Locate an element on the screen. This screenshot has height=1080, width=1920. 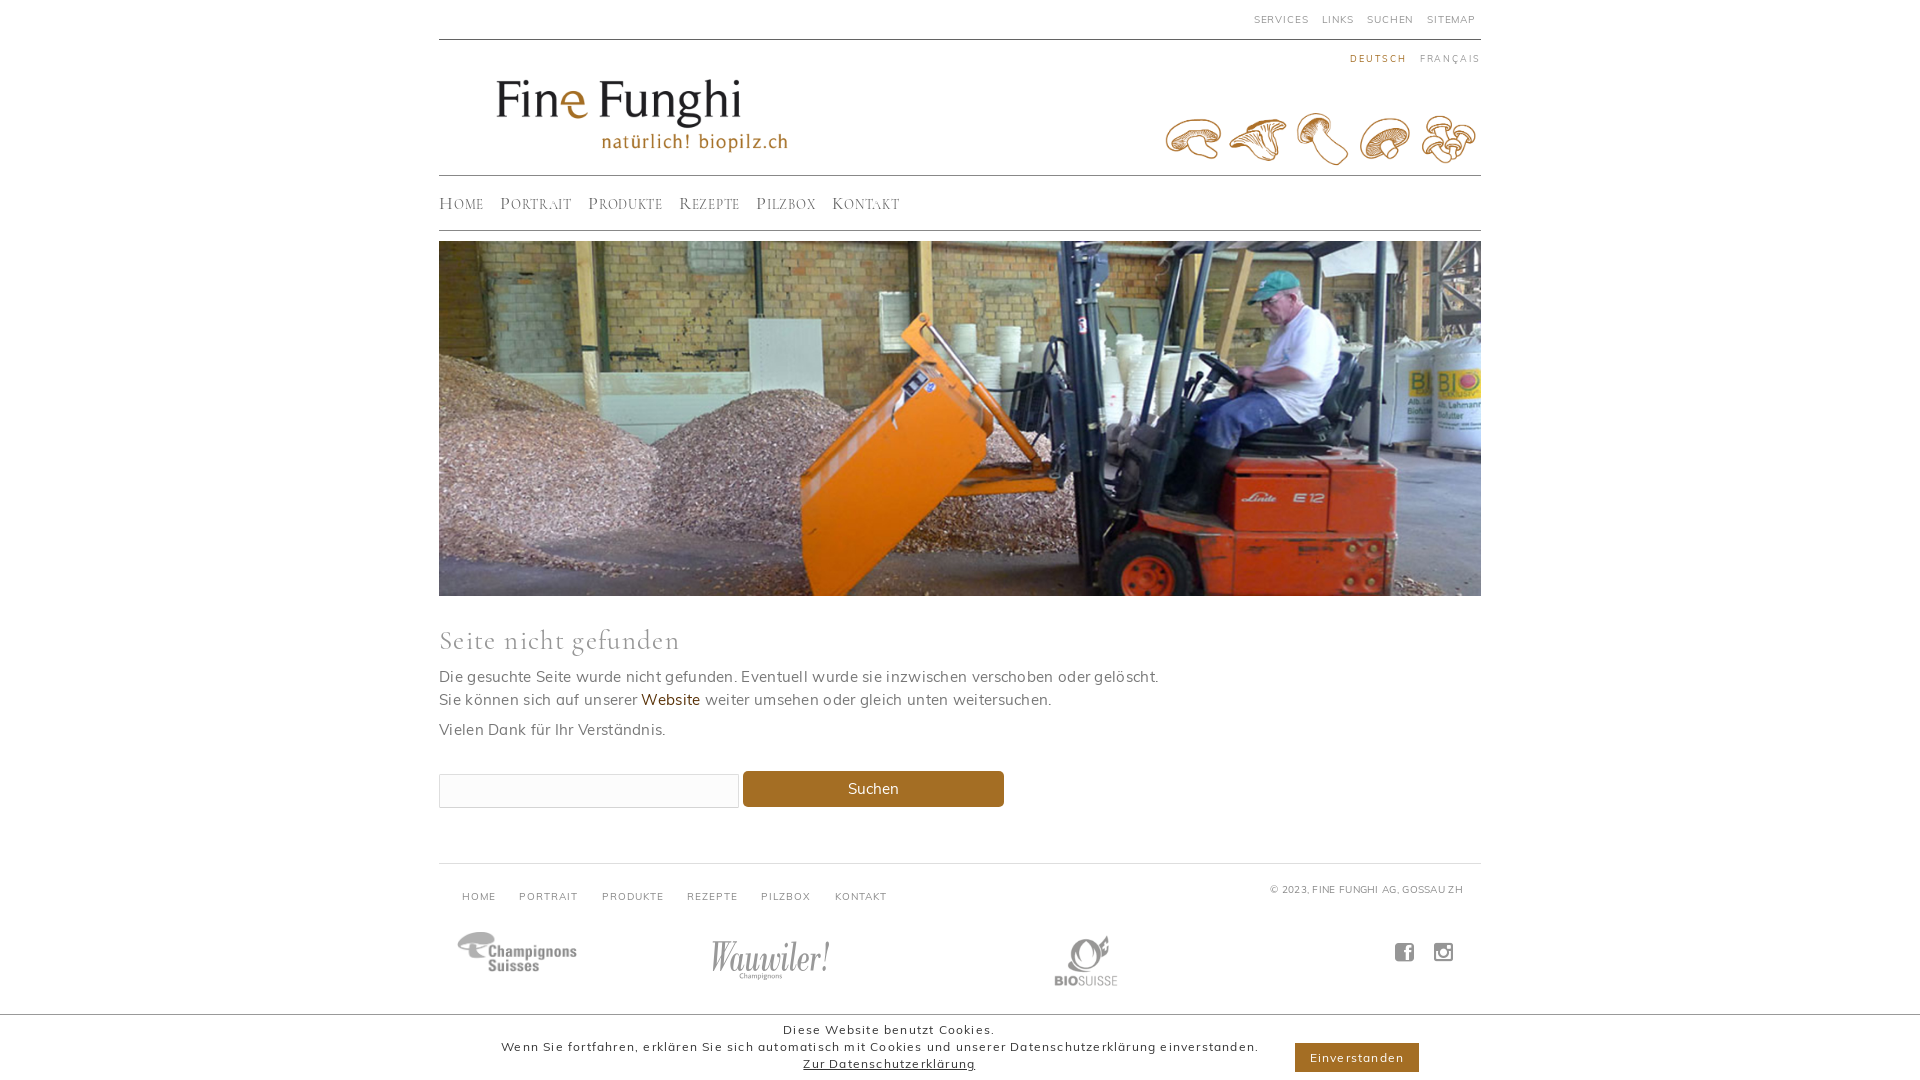
'PORTRAIT' is located at coordinates (548, 895).